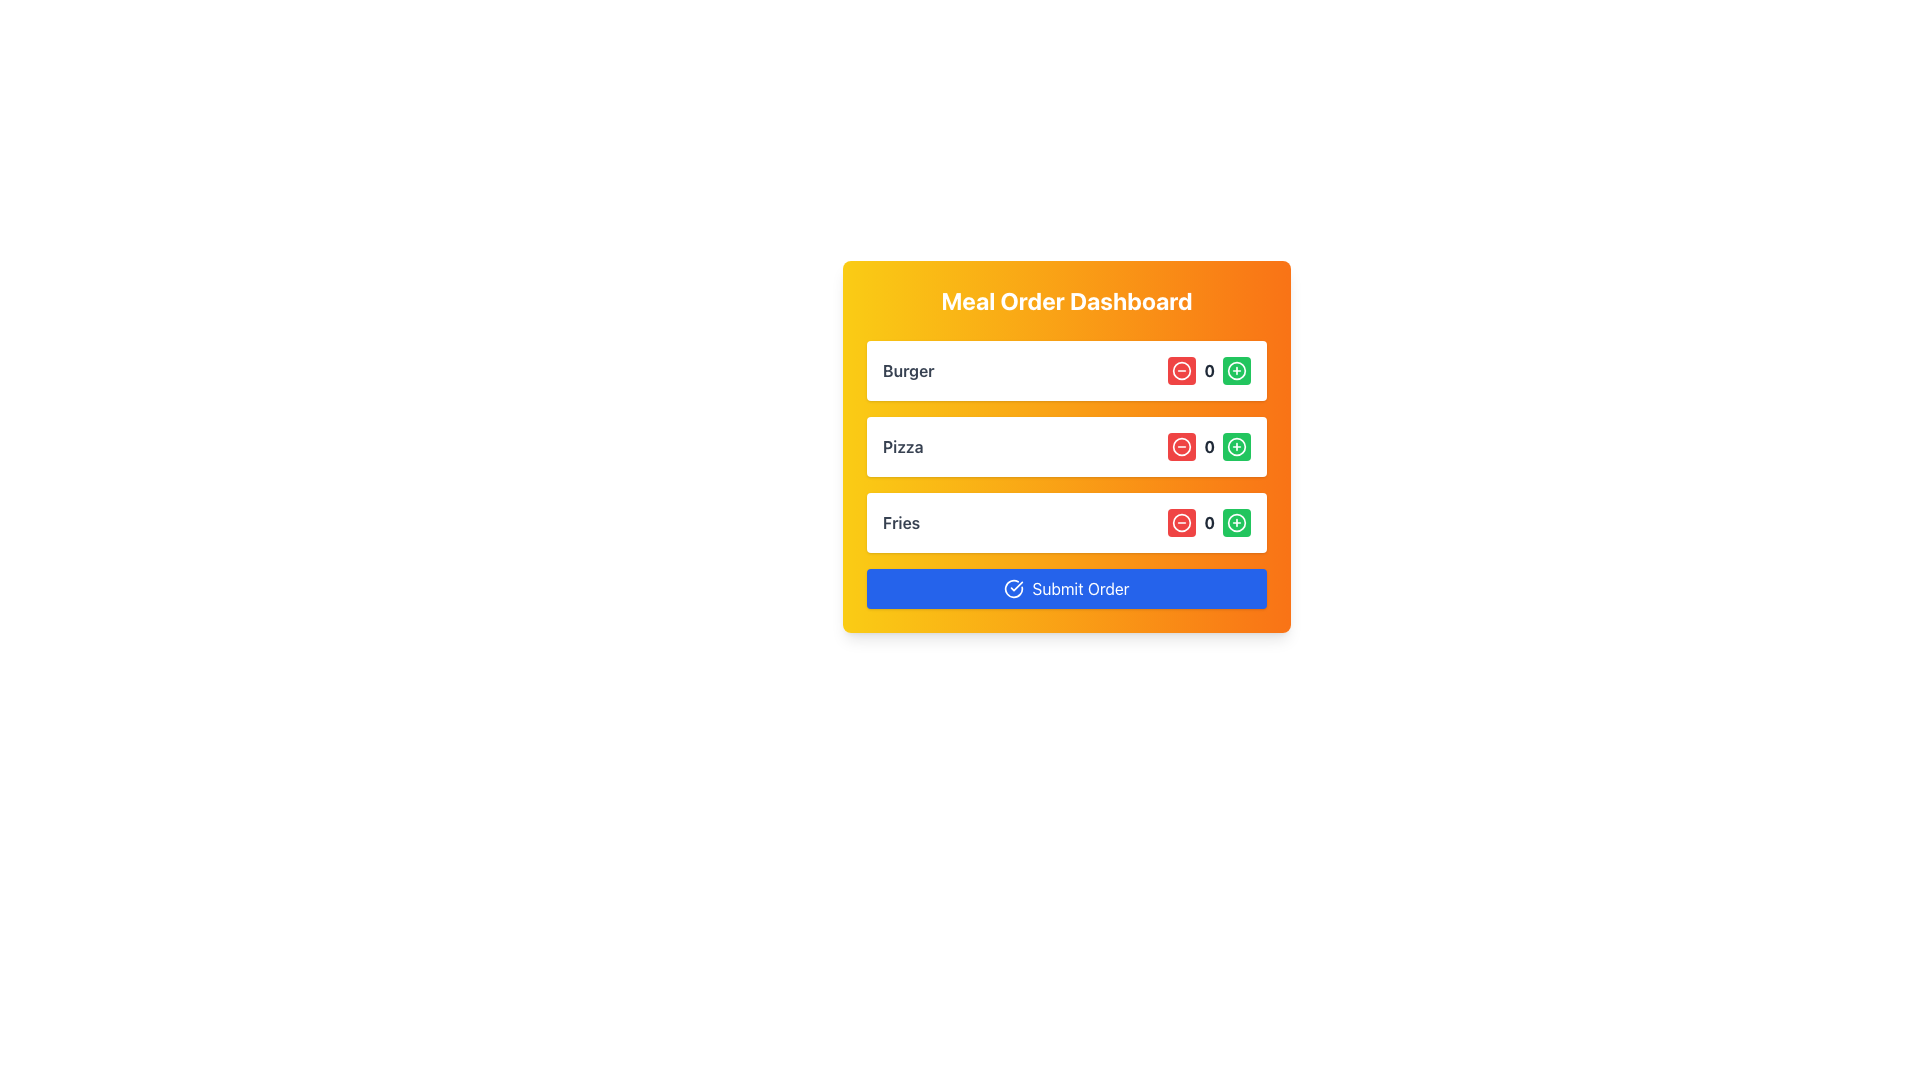 This screenshot has width=1920, height=1080. I want to click on the visual representation of the confirmation Icon (SVG component) located inside the 'Submit Order' button, positioned to the left of the button's text content, so click(1014, 588).